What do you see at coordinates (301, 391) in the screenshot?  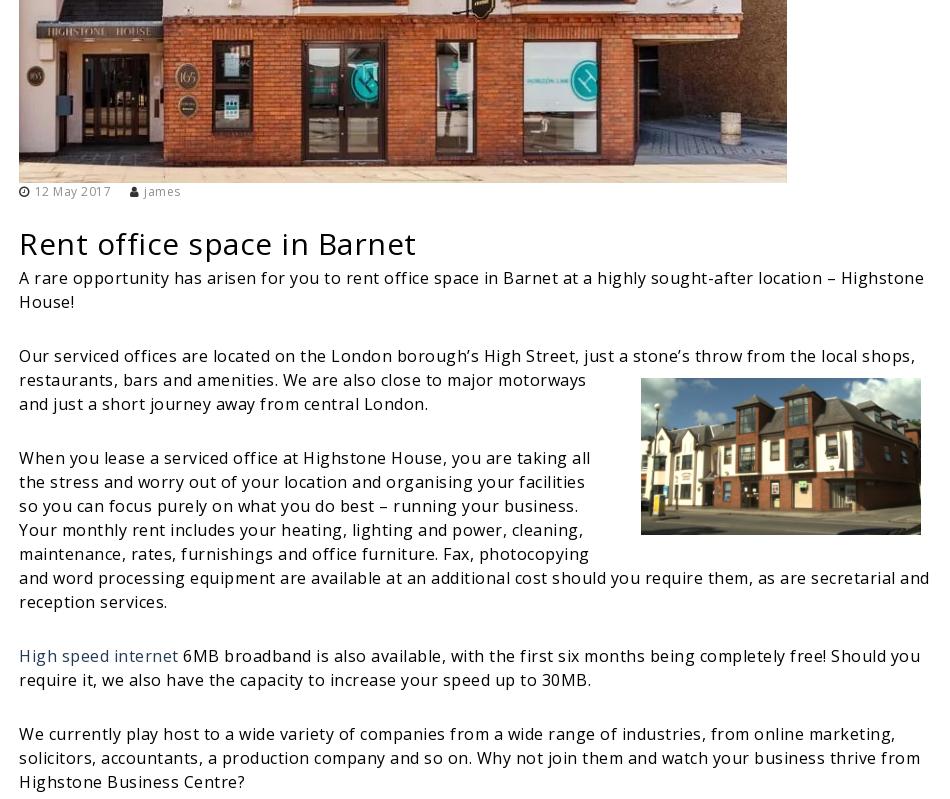 I see `'close to major motorways and just a short journey away from central London.'` at bounding box center [301, 391].